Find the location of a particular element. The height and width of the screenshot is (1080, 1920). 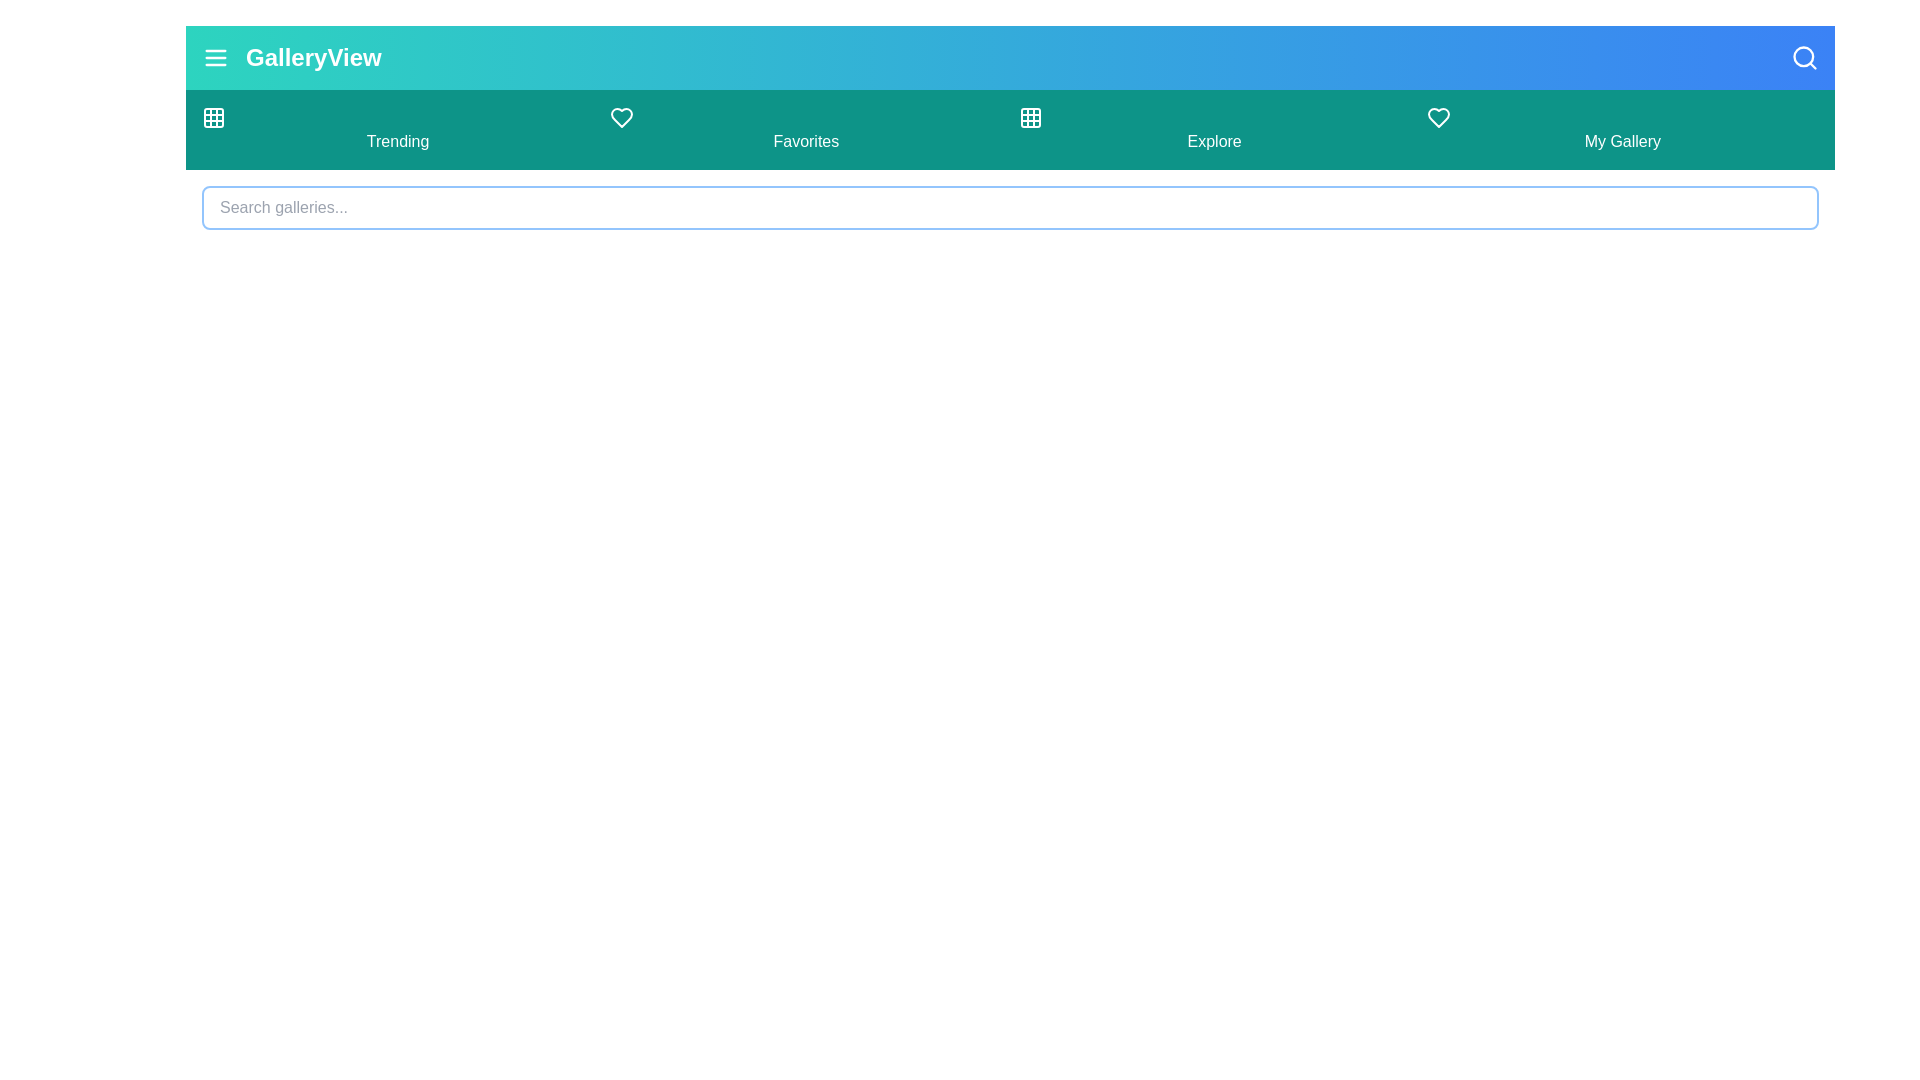

the menu item labeled Trending in the navigation drawer is located at coordinates (398, 130).